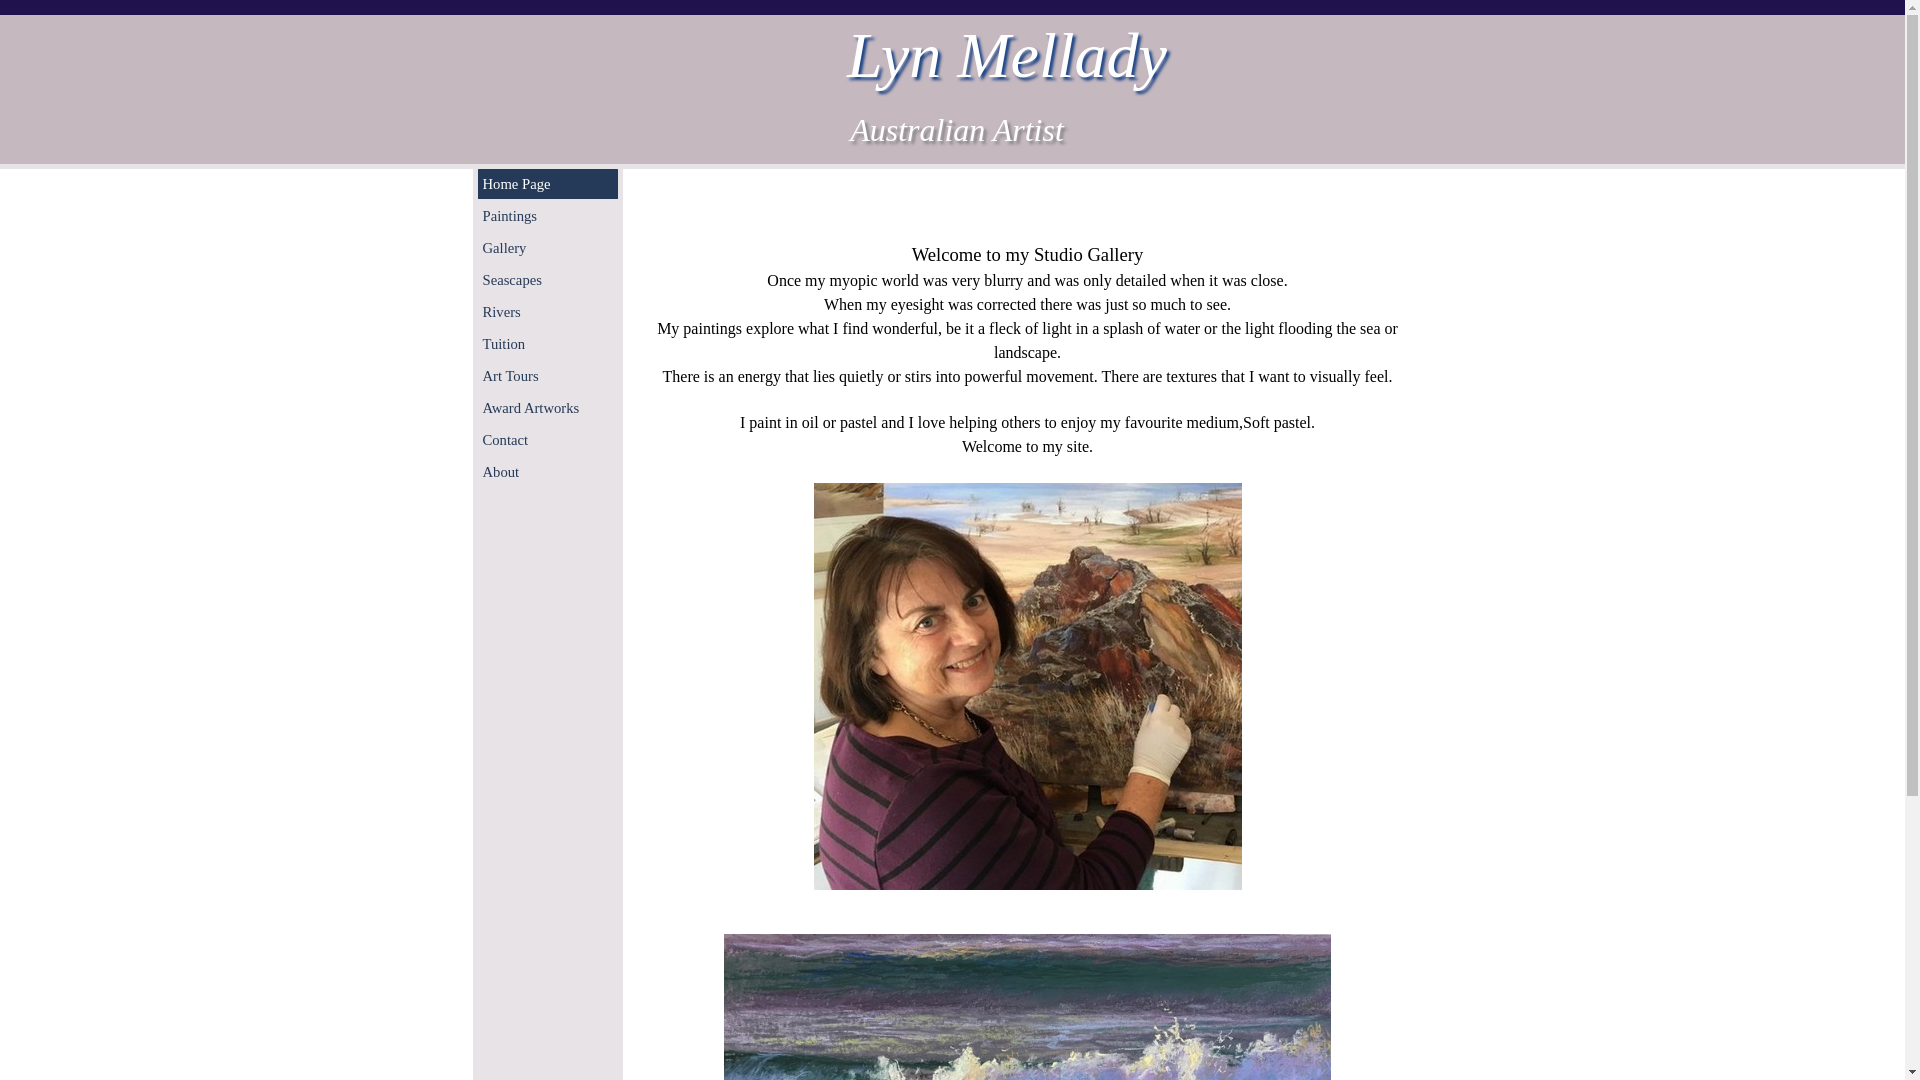  Describe the element at coordinates (547, 312) in the screenshot. I see `'Rivers'` at that location.